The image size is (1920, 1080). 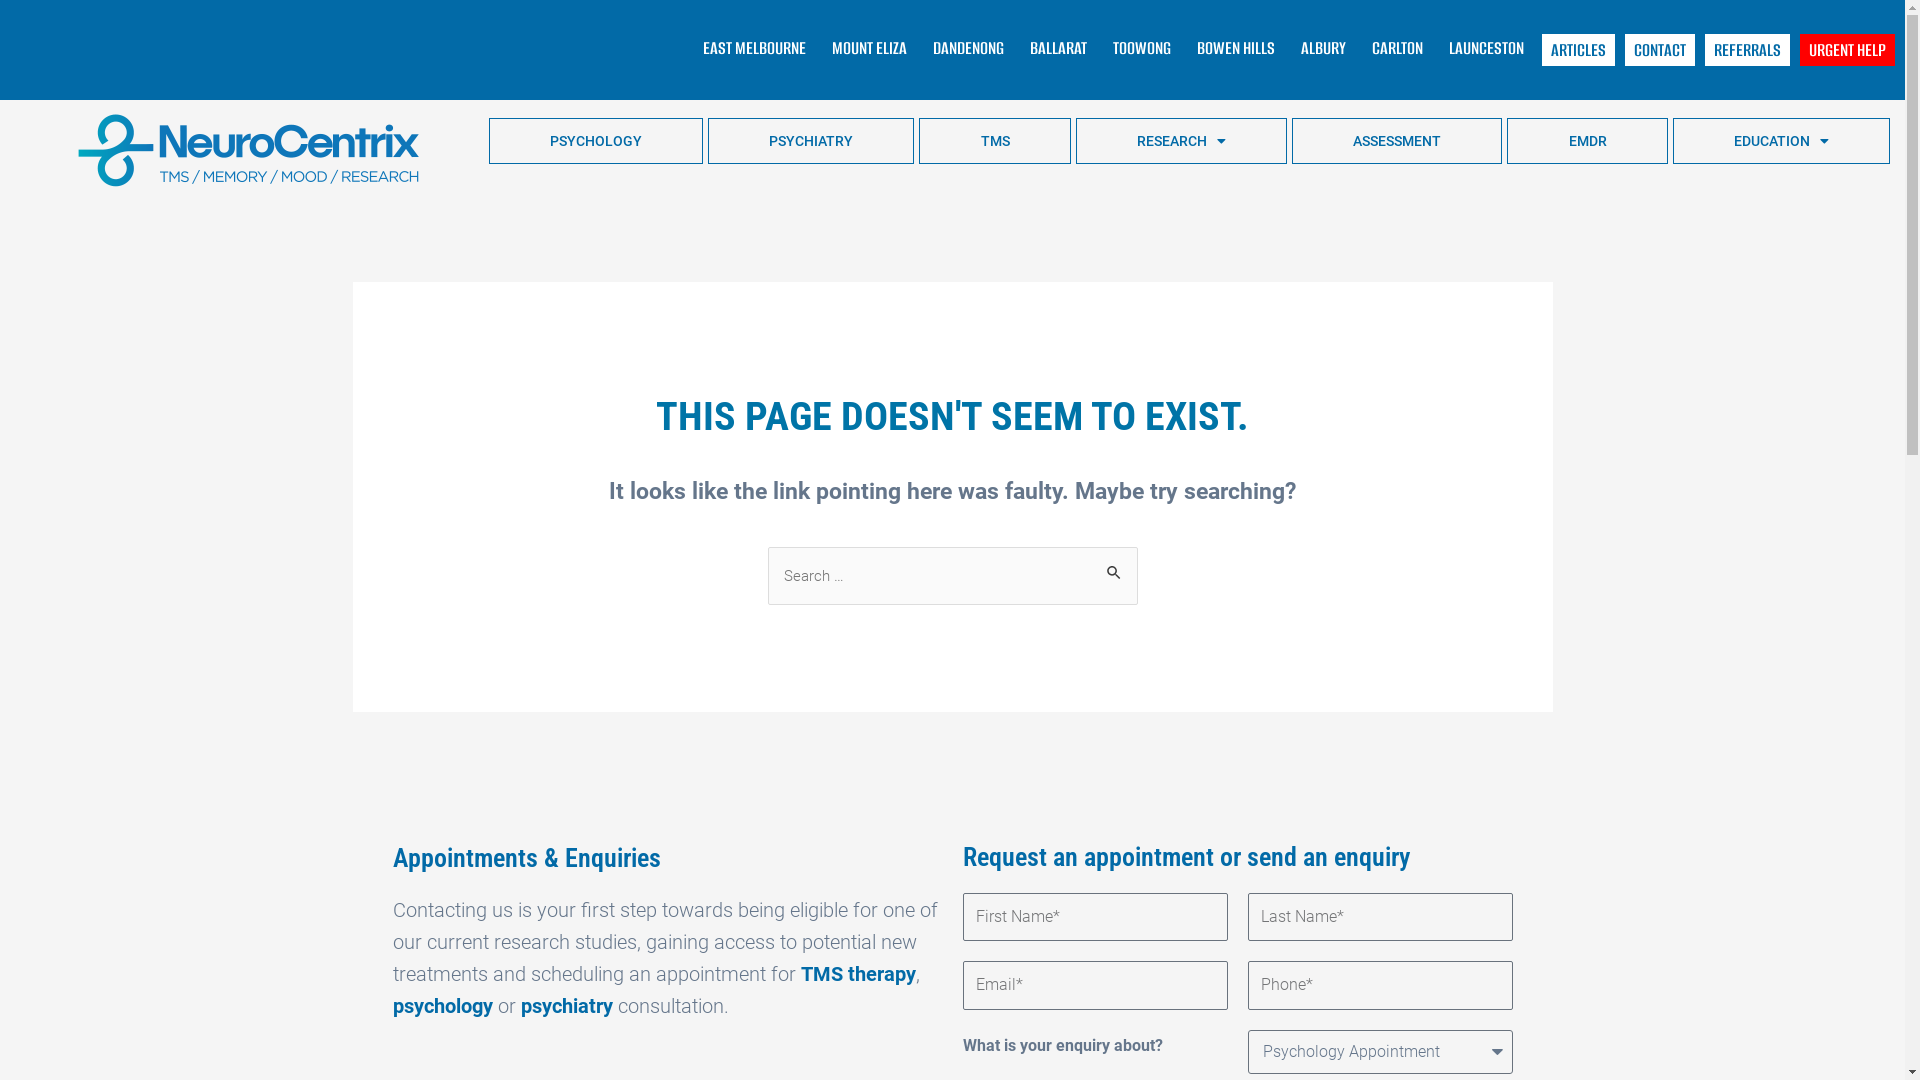 I want to click on 'CONTACT', so click(x=1660, y=49).